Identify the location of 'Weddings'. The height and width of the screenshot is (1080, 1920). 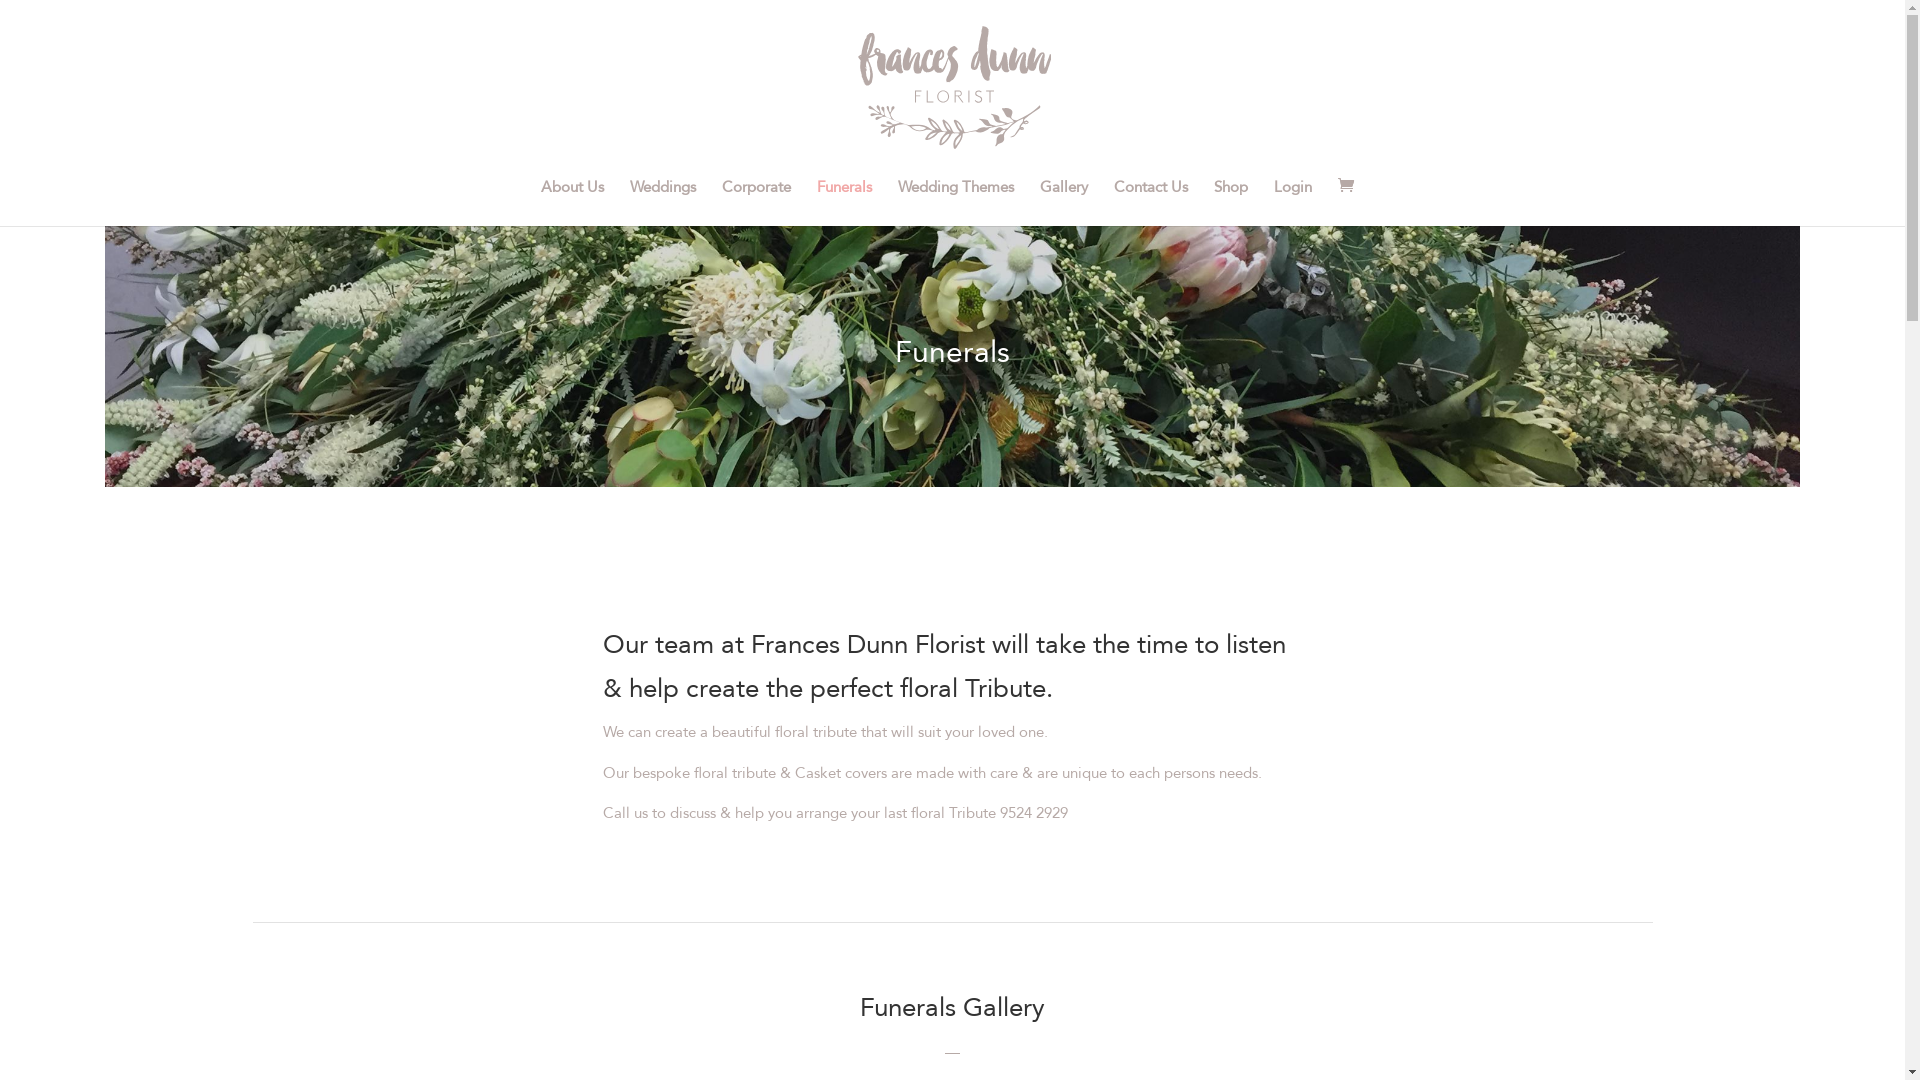
(662, 203).